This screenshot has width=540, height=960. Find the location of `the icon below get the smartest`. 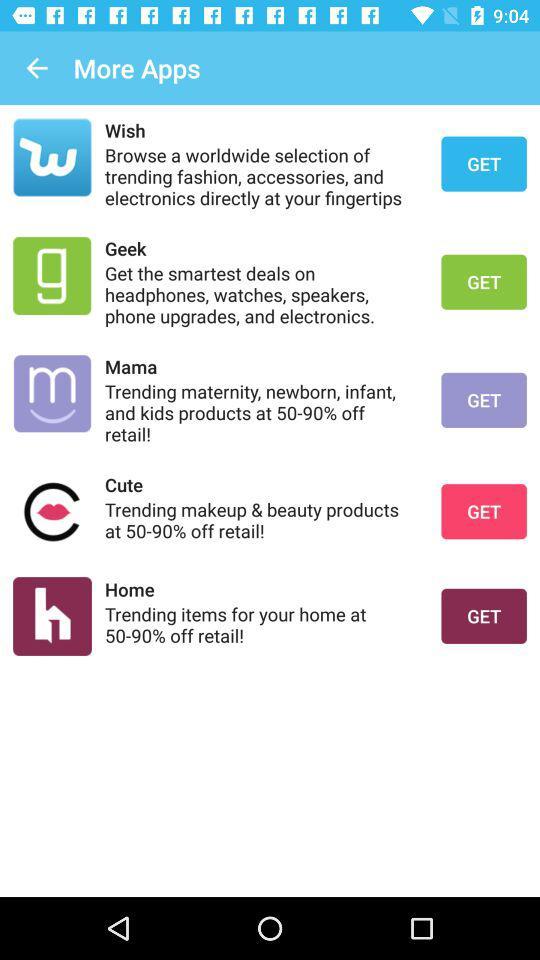

the icon below get the smartest is located at coordinates (260, 365).